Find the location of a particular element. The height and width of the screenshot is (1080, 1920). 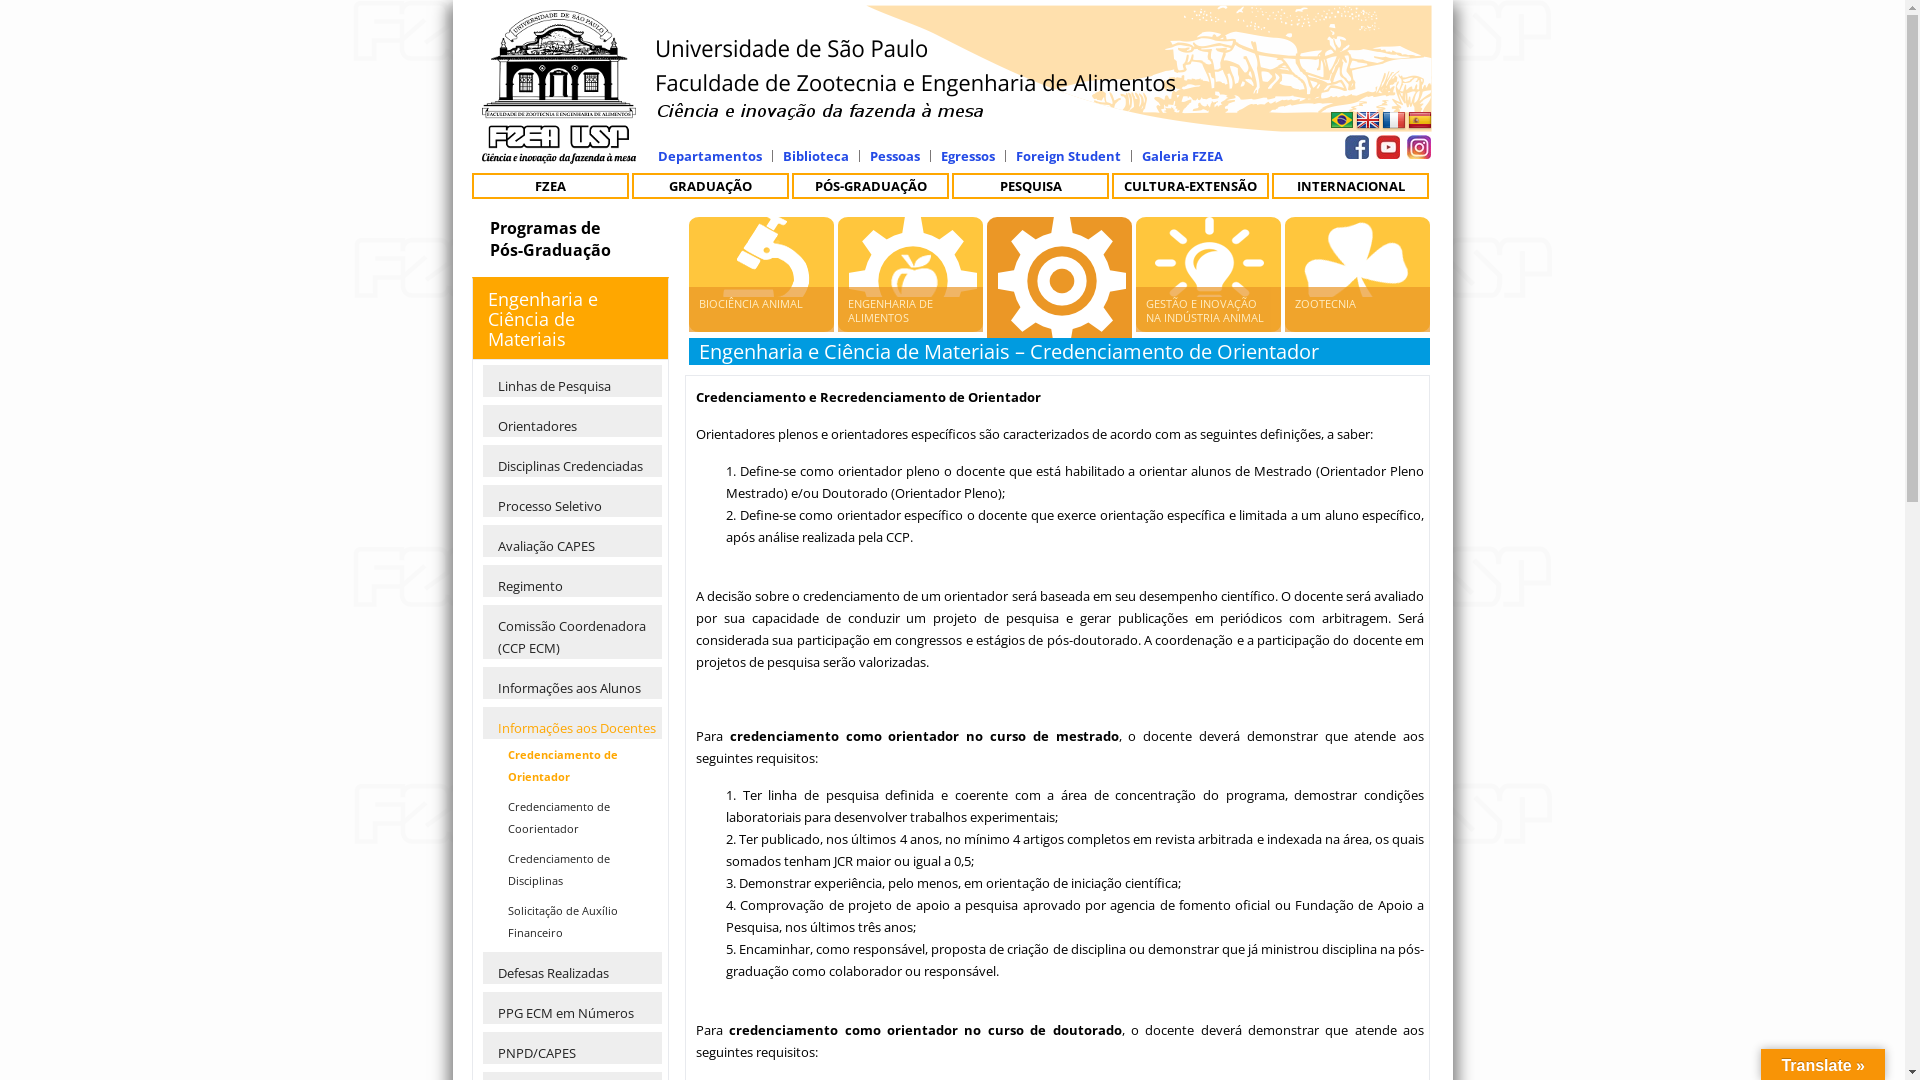

'Egressos' is located at coordinates (939, 153).